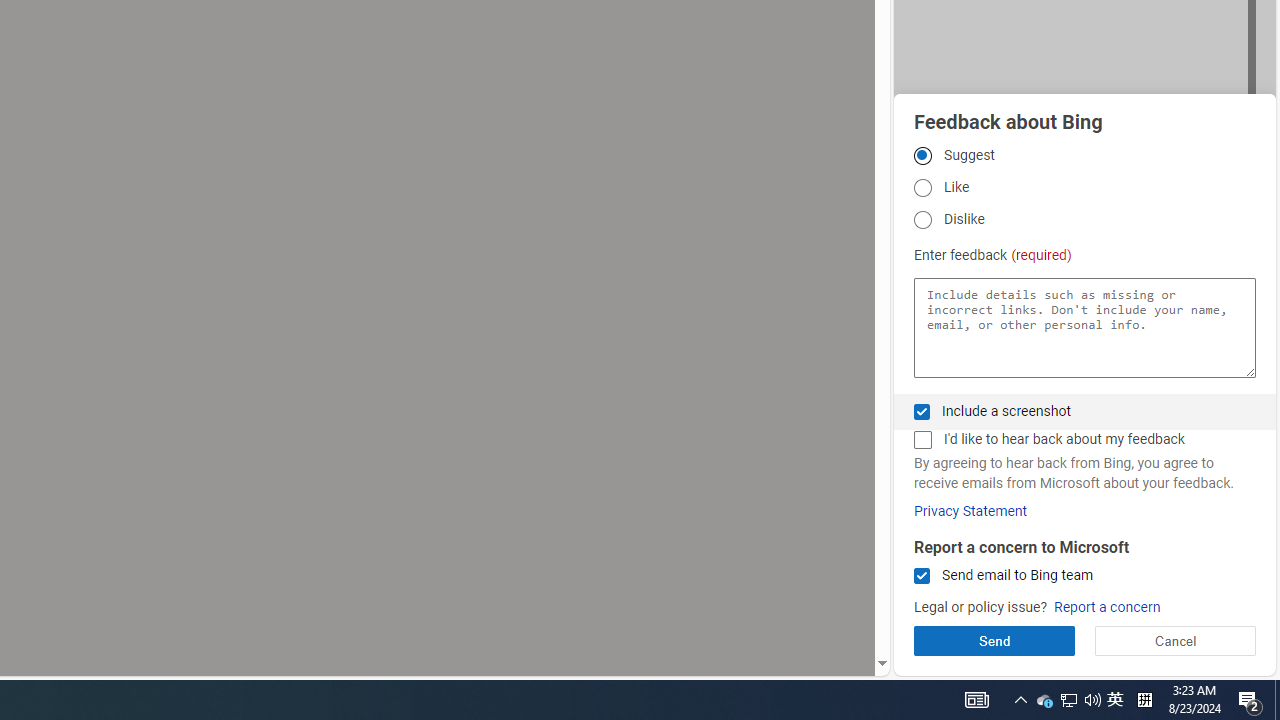  I want to click on 'Like', so click(921, 188).